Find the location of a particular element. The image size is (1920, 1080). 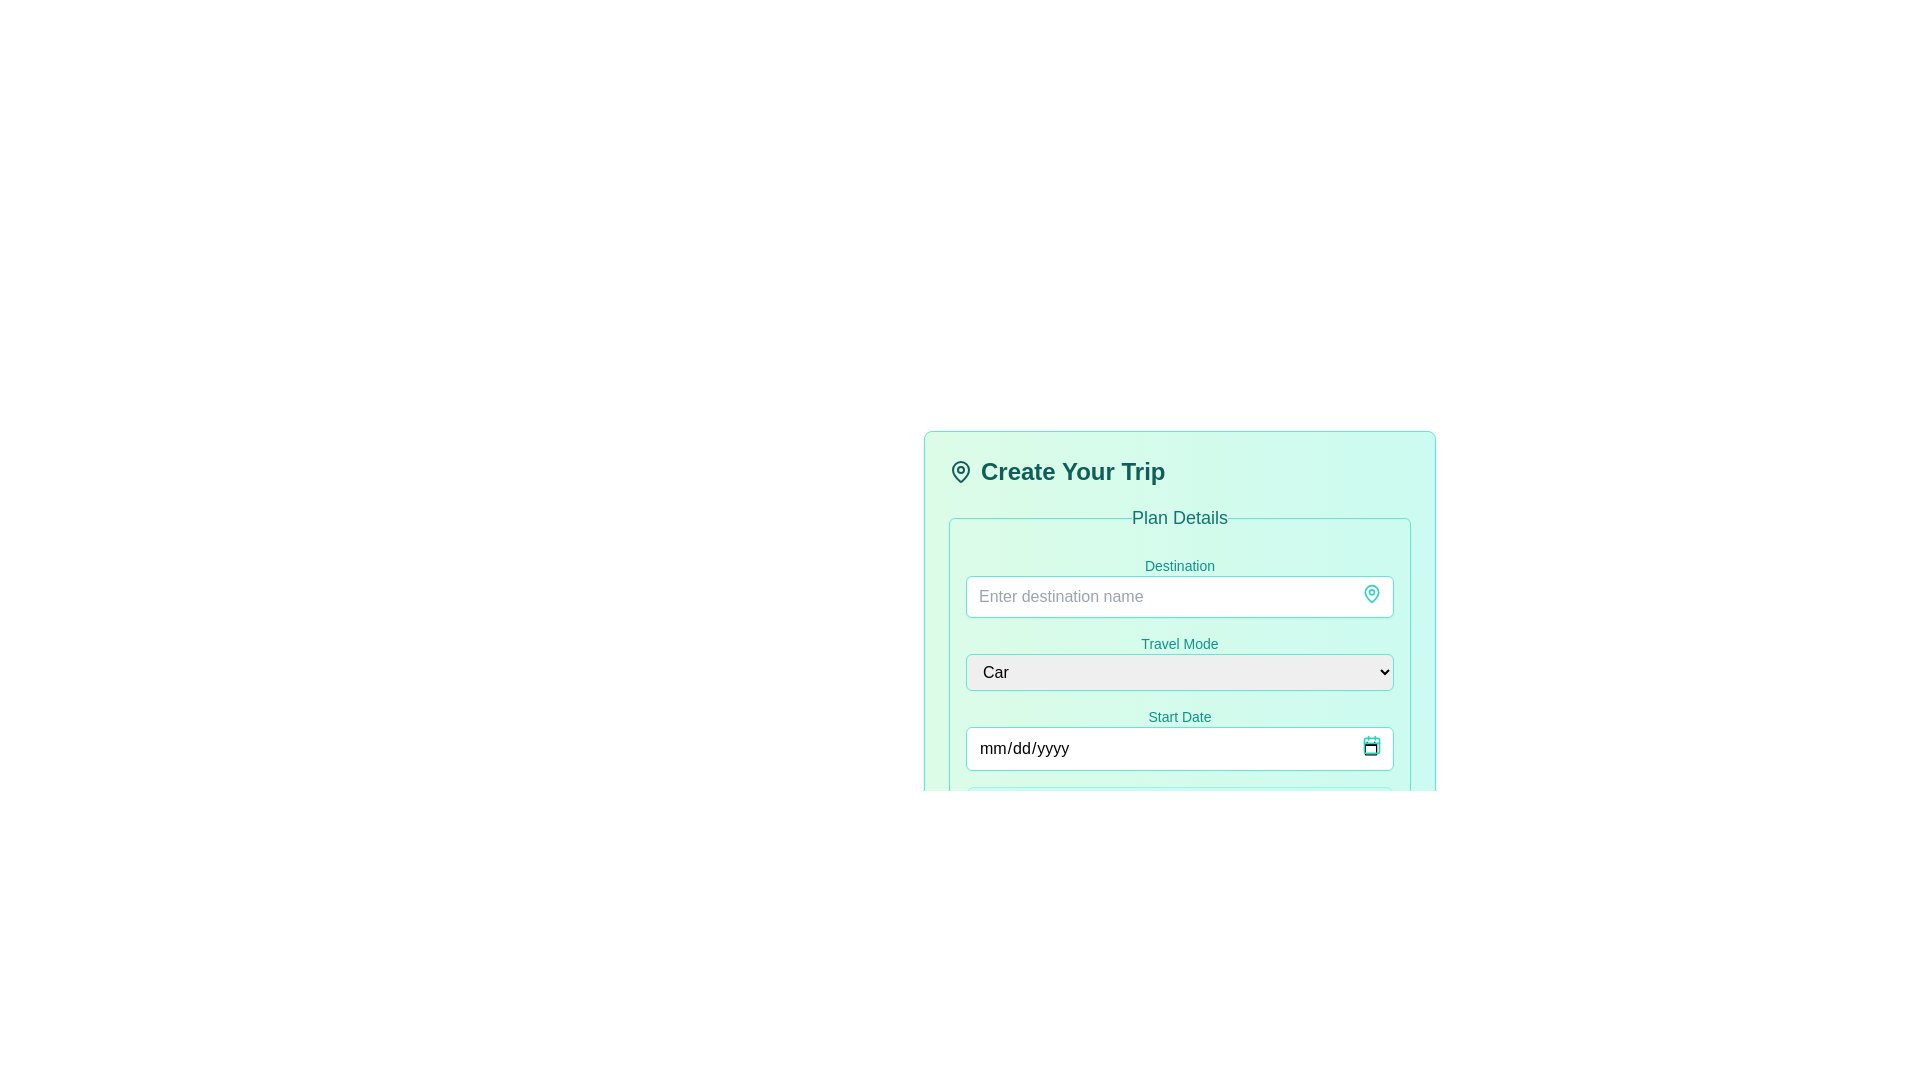

the Static text label that displays 'Destination', which is styled in teal and positioned above the destination input box is located at coordinates (1180, 566).